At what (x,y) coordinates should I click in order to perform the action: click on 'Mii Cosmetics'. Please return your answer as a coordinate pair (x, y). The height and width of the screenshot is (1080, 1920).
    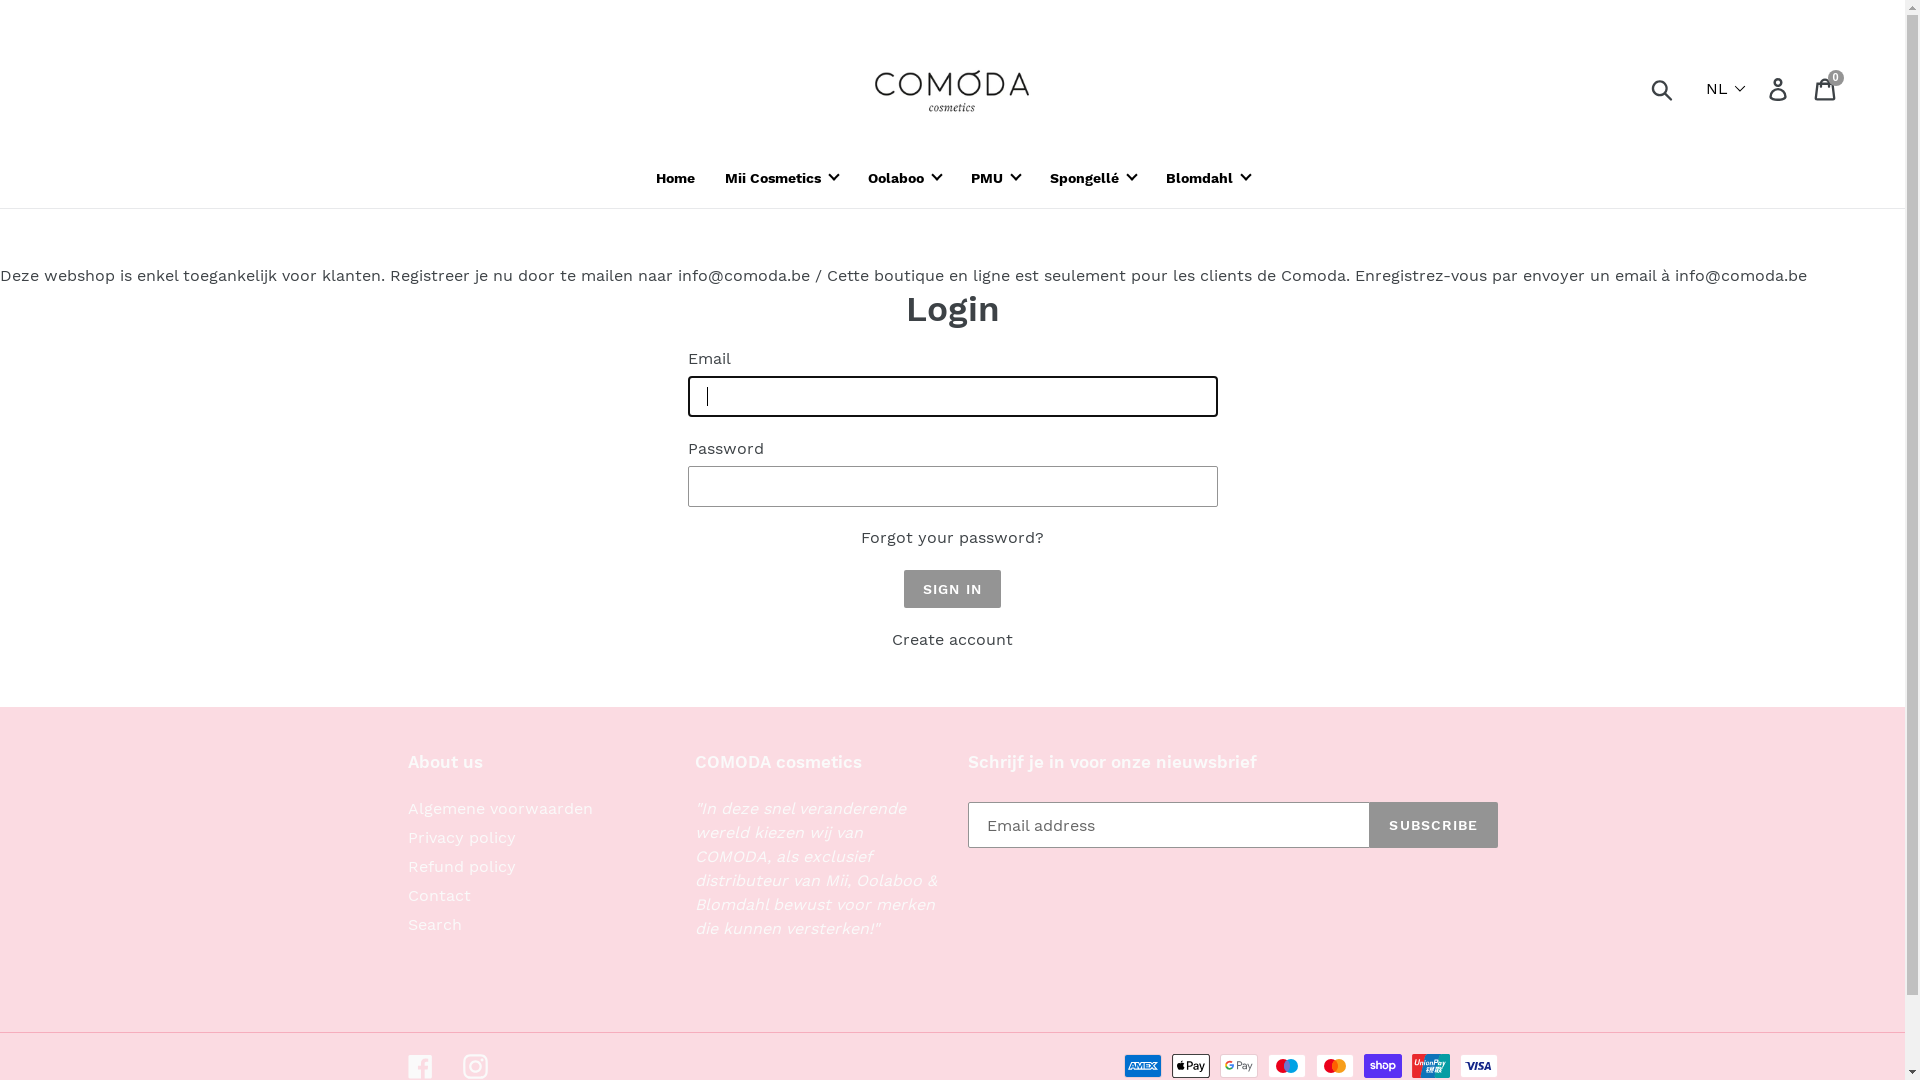
    Looking at the image, I should click on (780, 176).